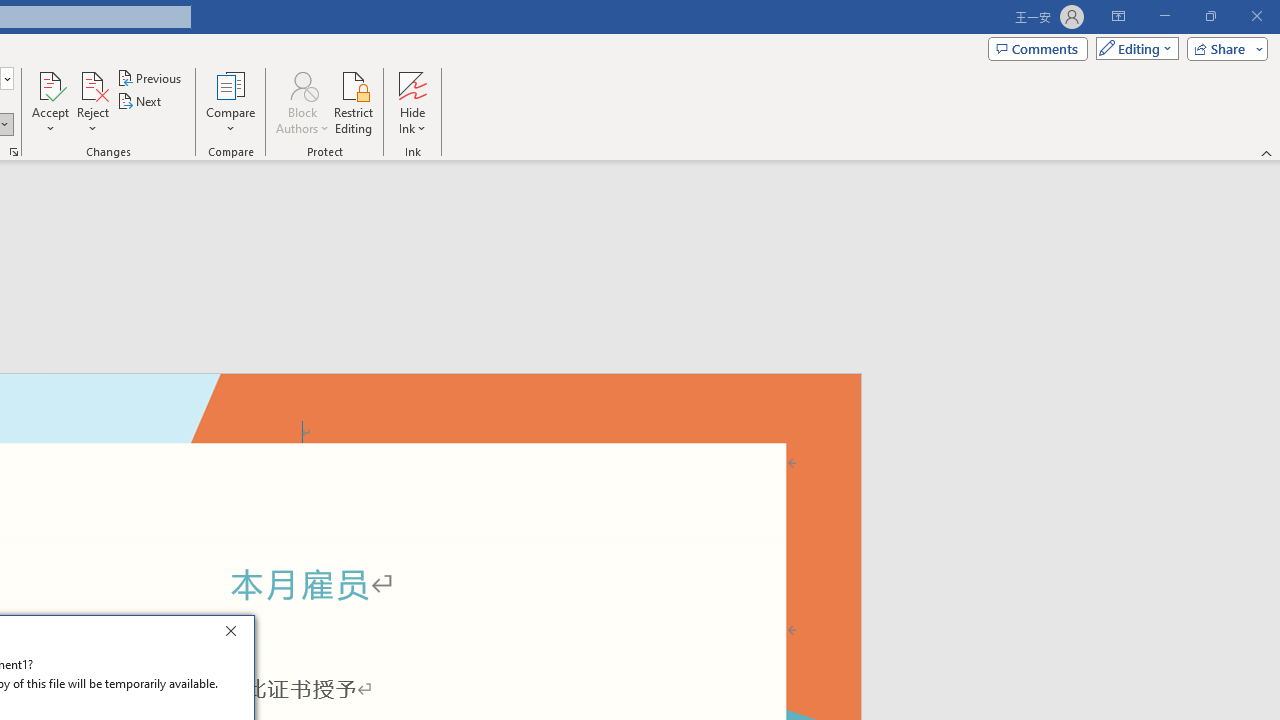 The width and height of the screenshot is (1280, 720). What do you see at coordinates (139, 101) in the screenshot?
I see `'Next'` at bounding box center [139, 101].